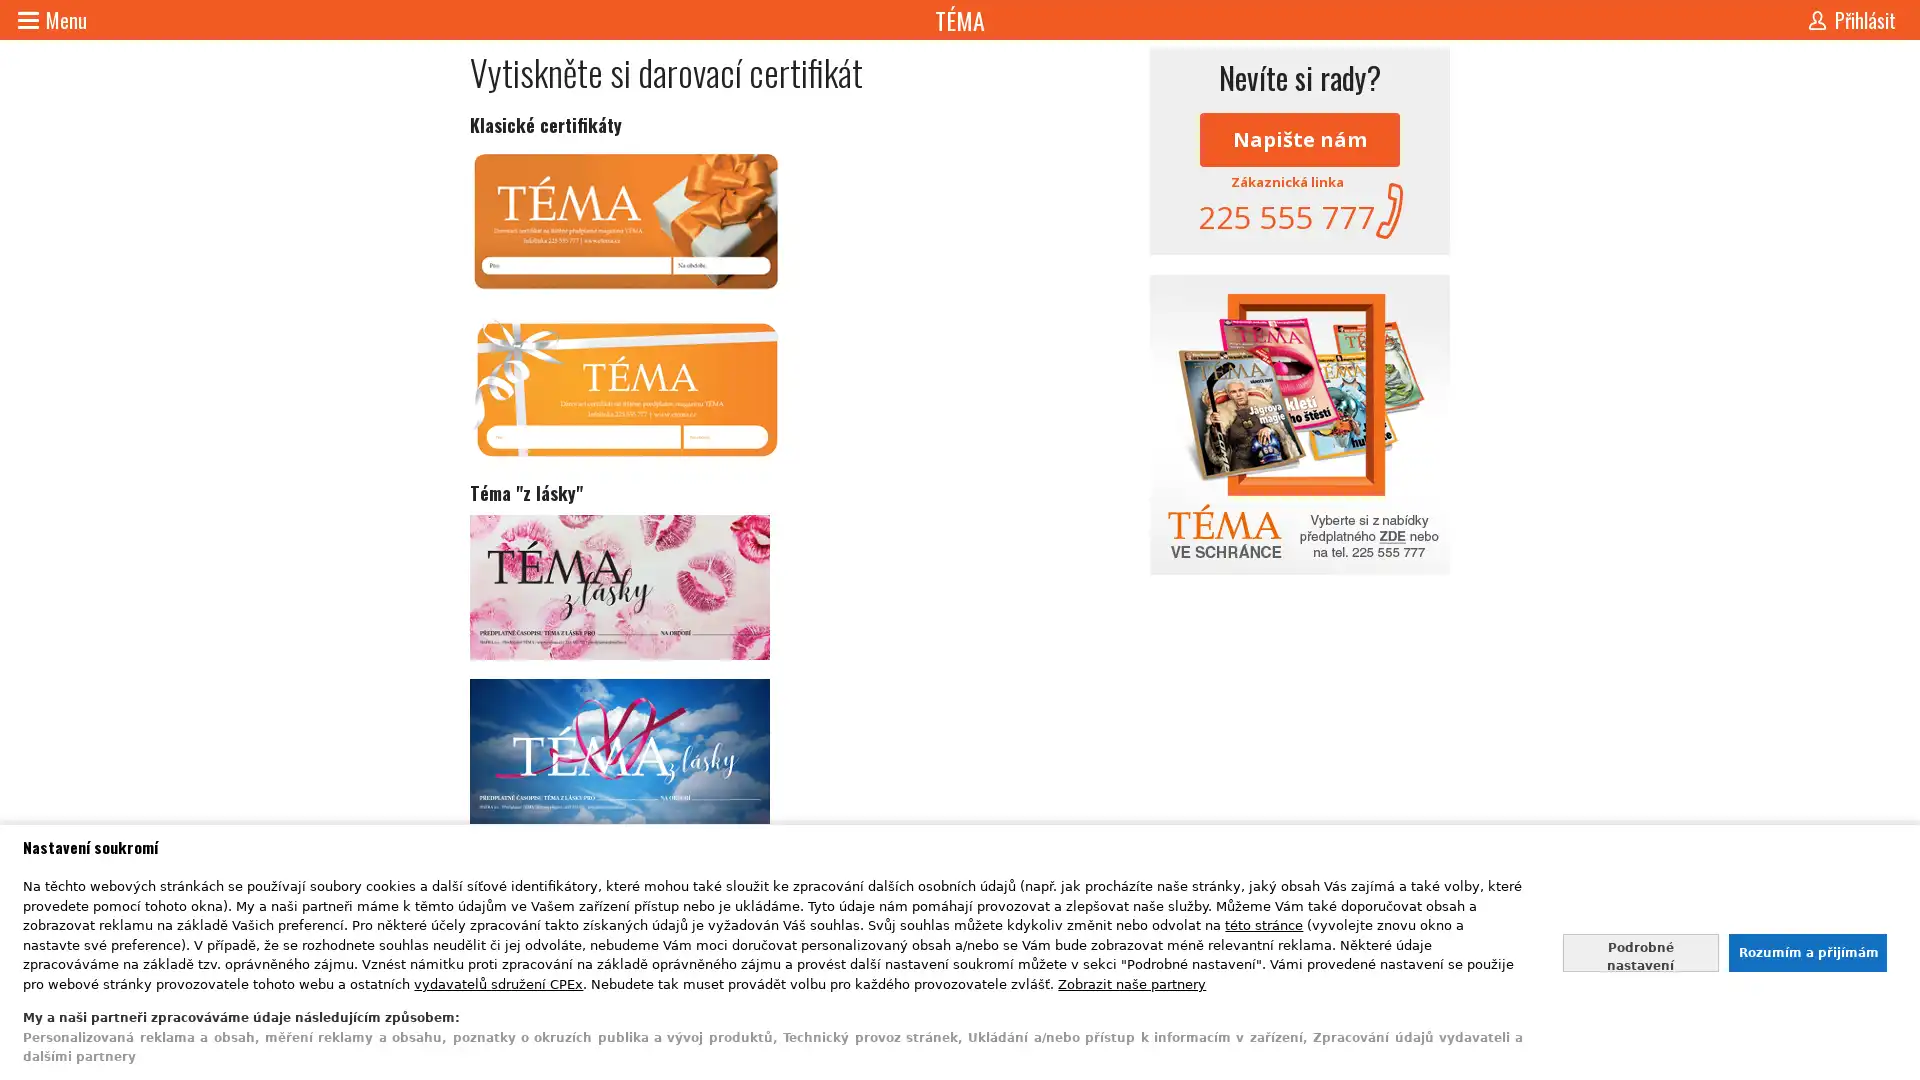  I want to click on Zobrazit nase partnery, so click(1132, 982).